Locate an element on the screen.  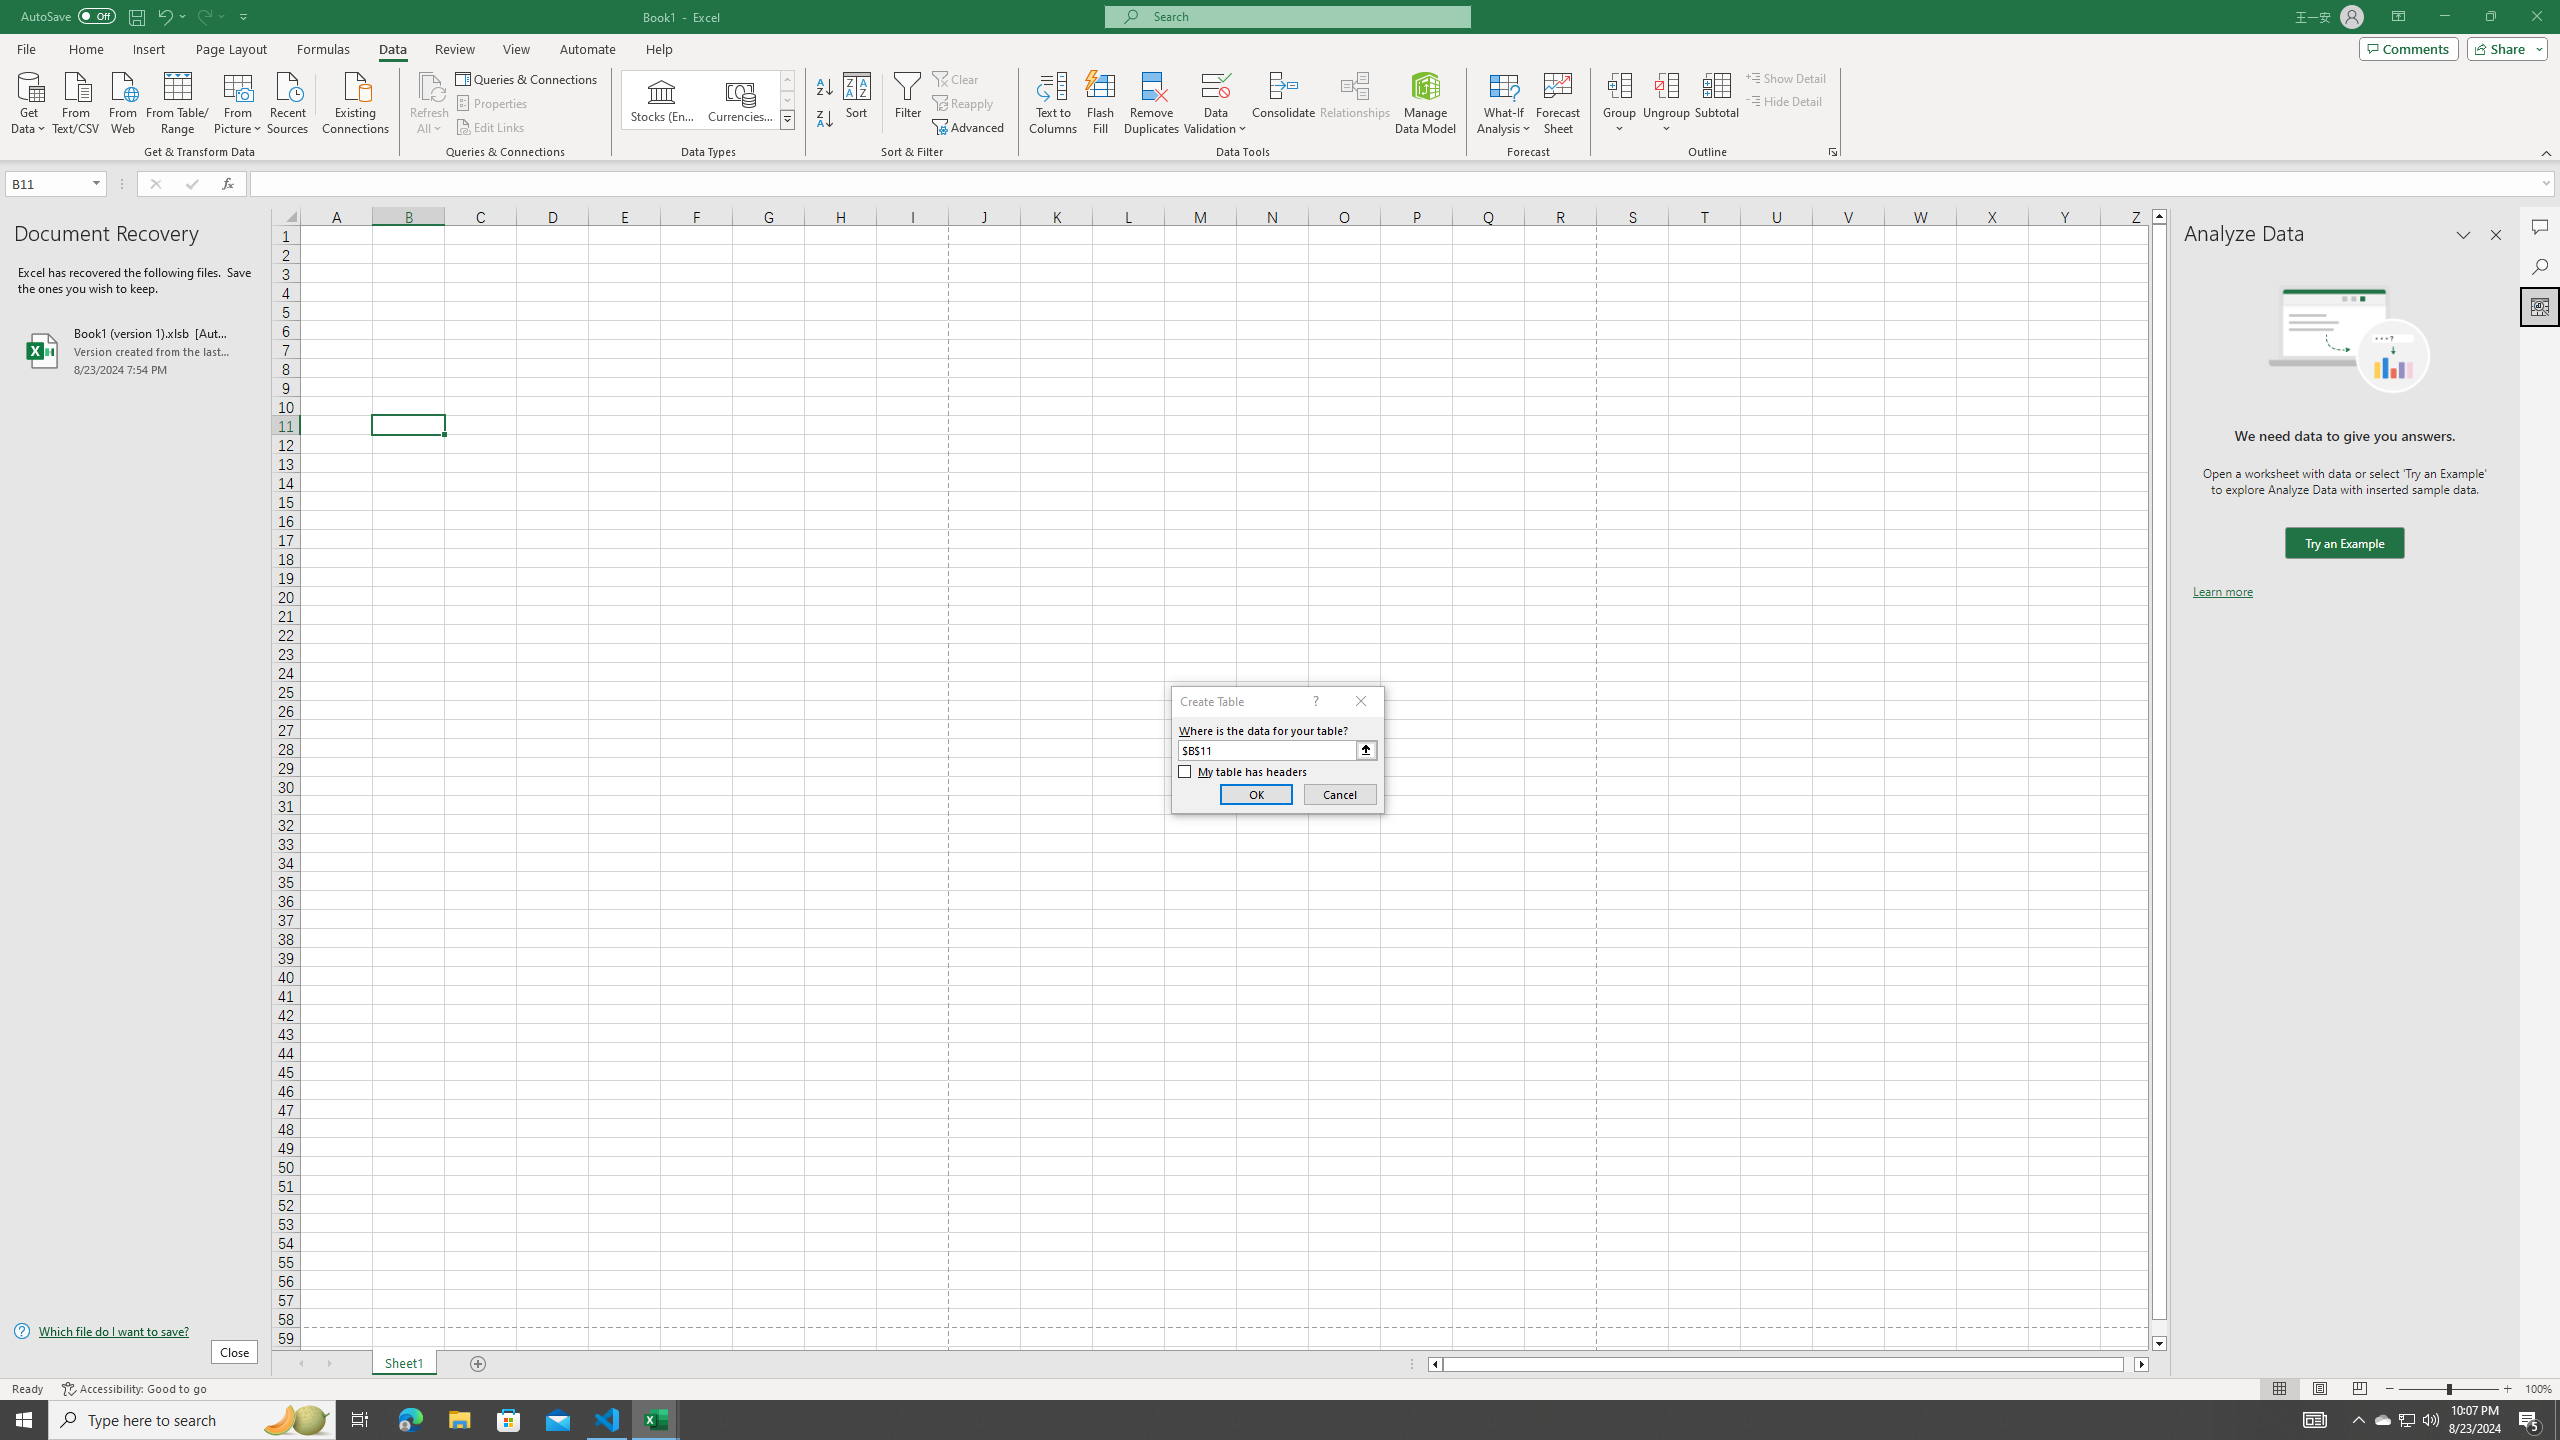
'We need data to give you answers. Try an Example' is located at coordinates (2343, 543).